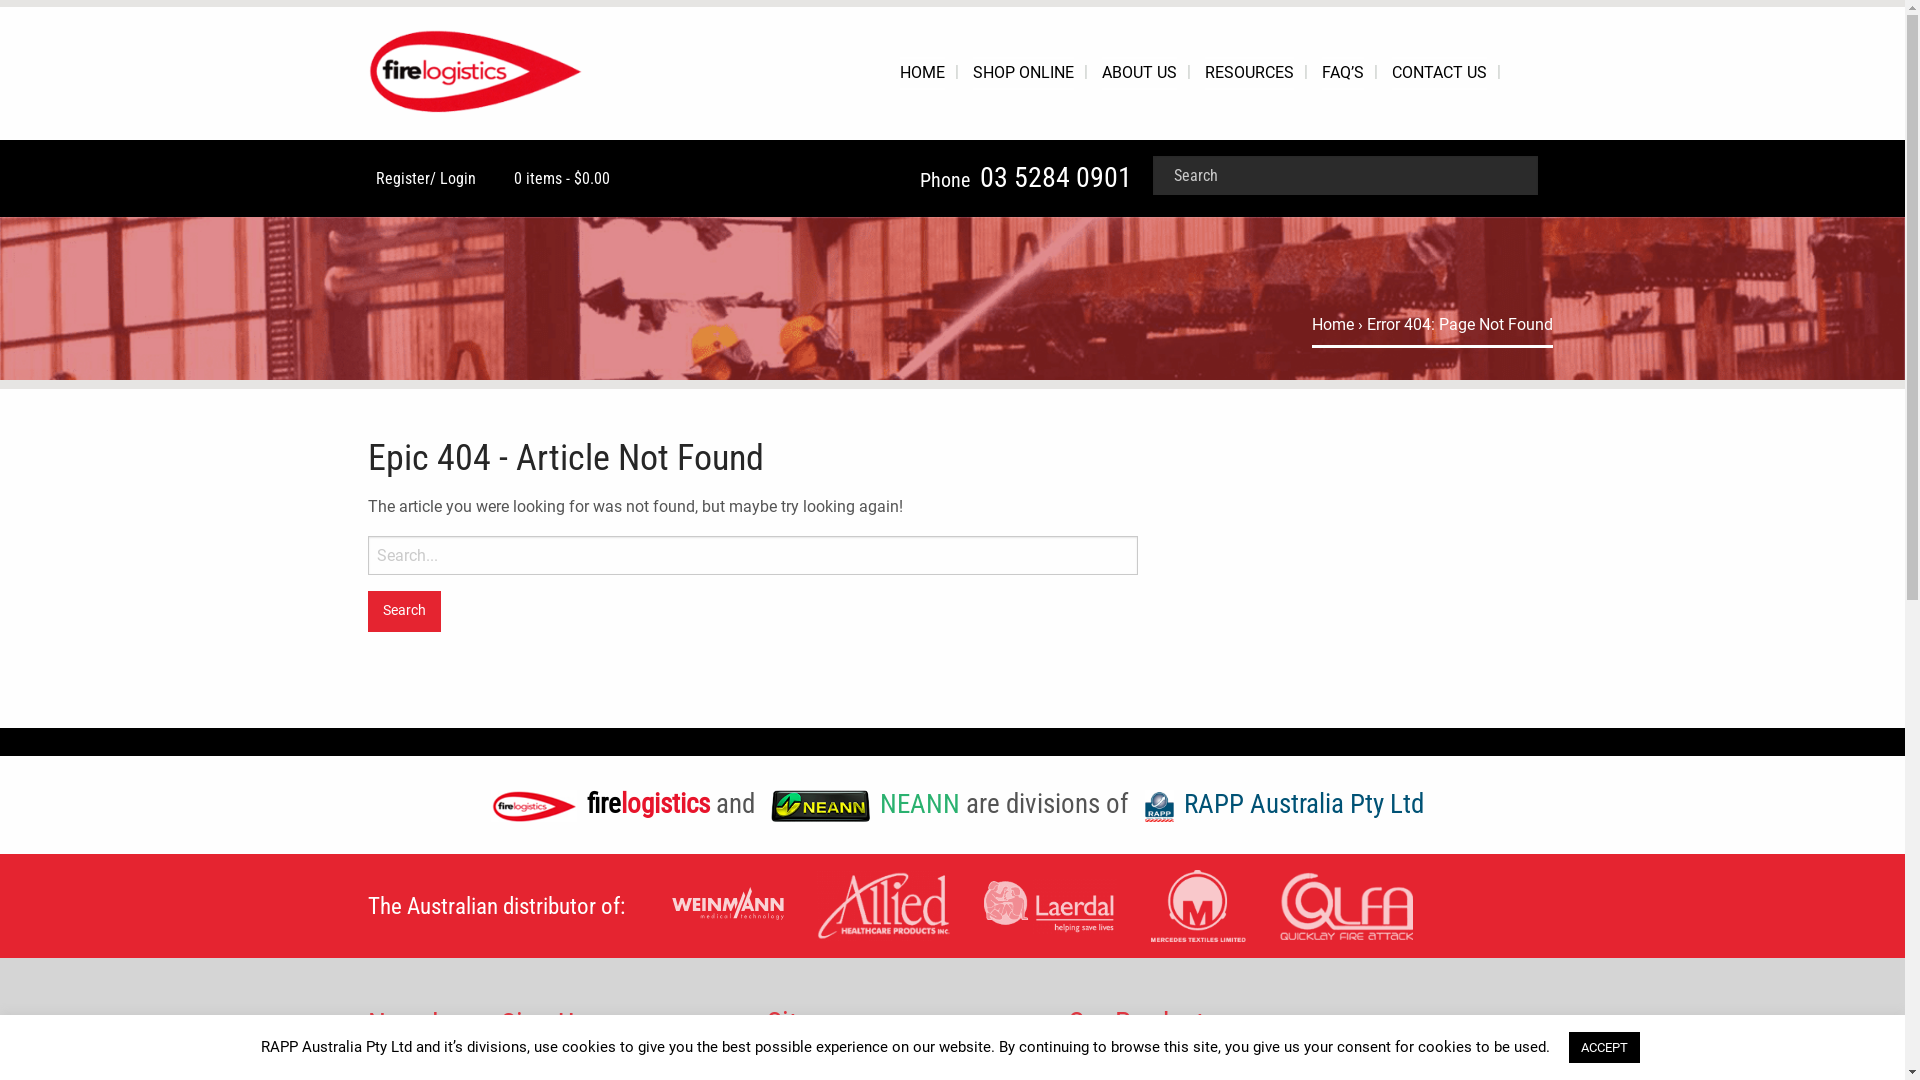 This screenshot has height=1080, width=1920. What do you see at coordinates (1055, 176) in the screenshot?
I see `'03 5284 0901'` at bounding box center [1055, 176].